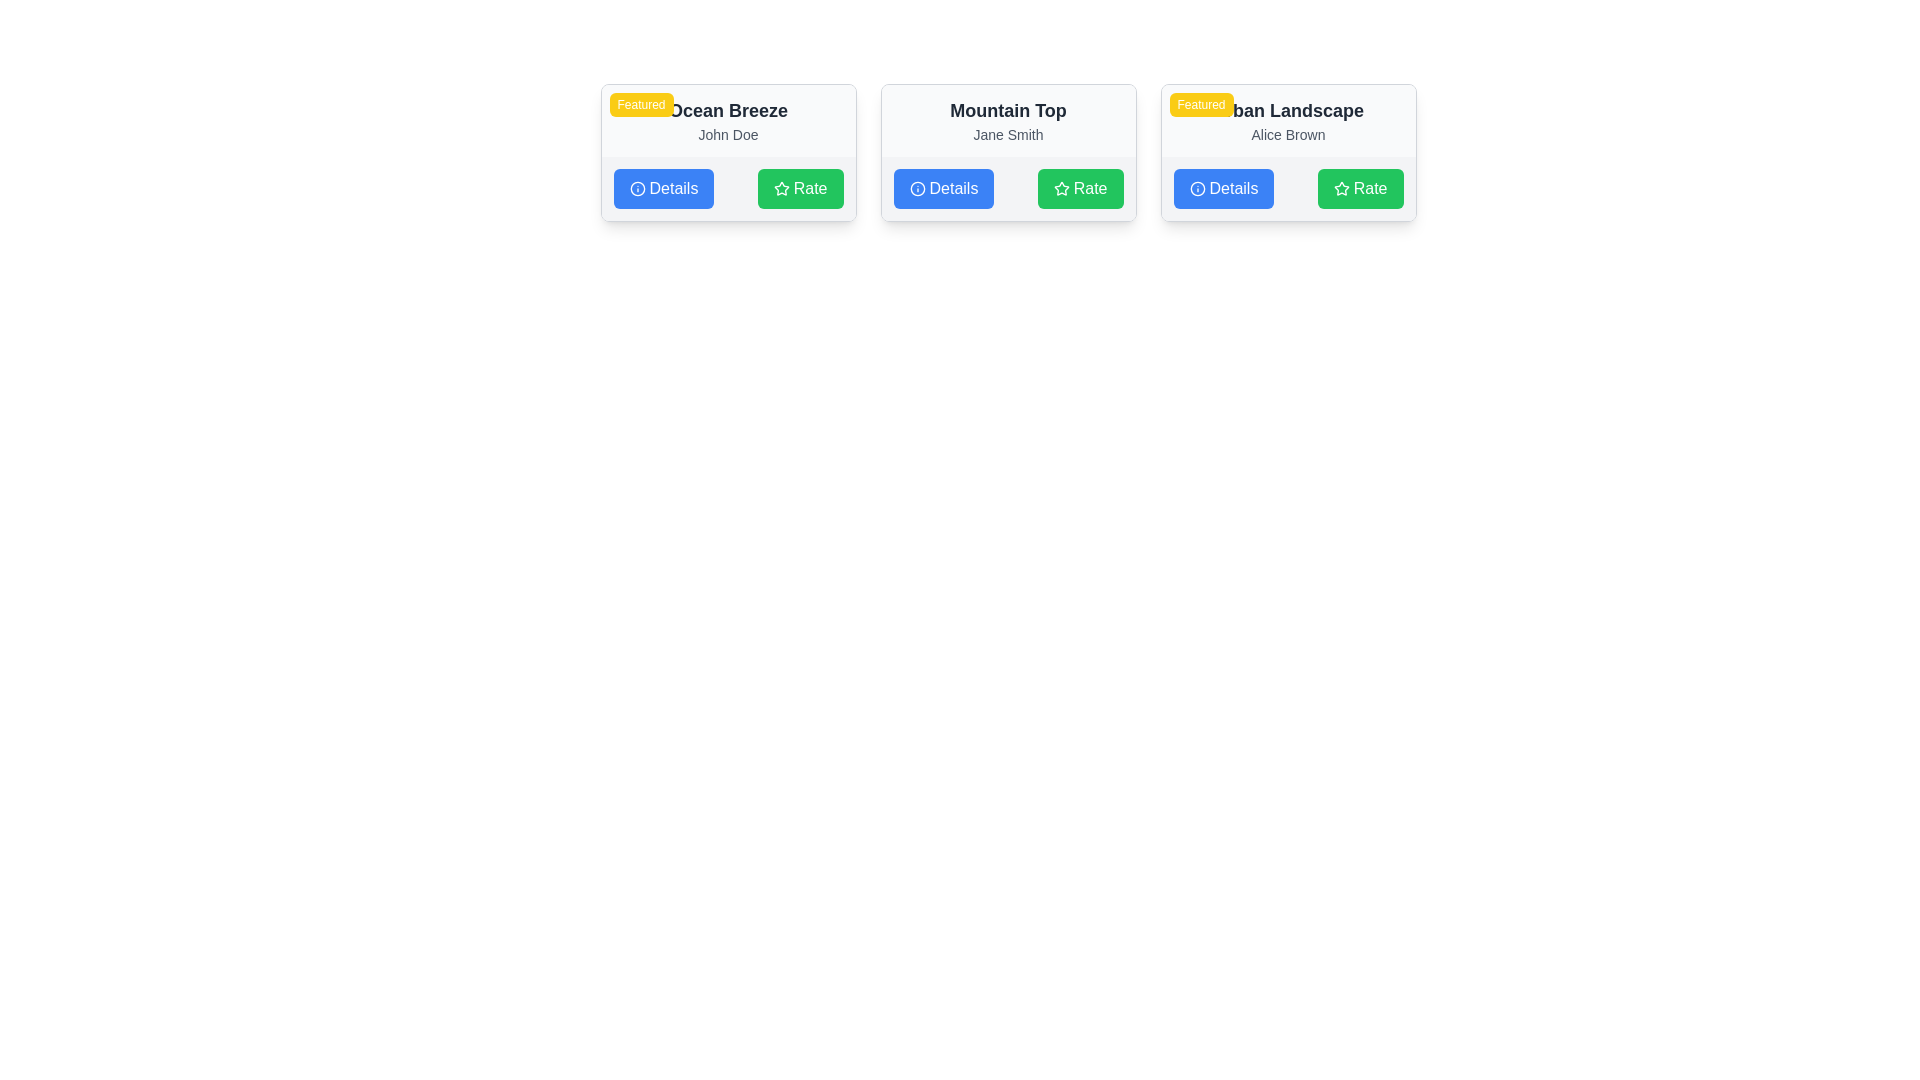 Image resolution: width=1920 pixels, height=1080 pixels. I want to click on the 'featured' label located at the top-left corner of the 'Ocean Breeze' card, which serves as a visual highlight to indicate noteworthy content, so click(641, 104).